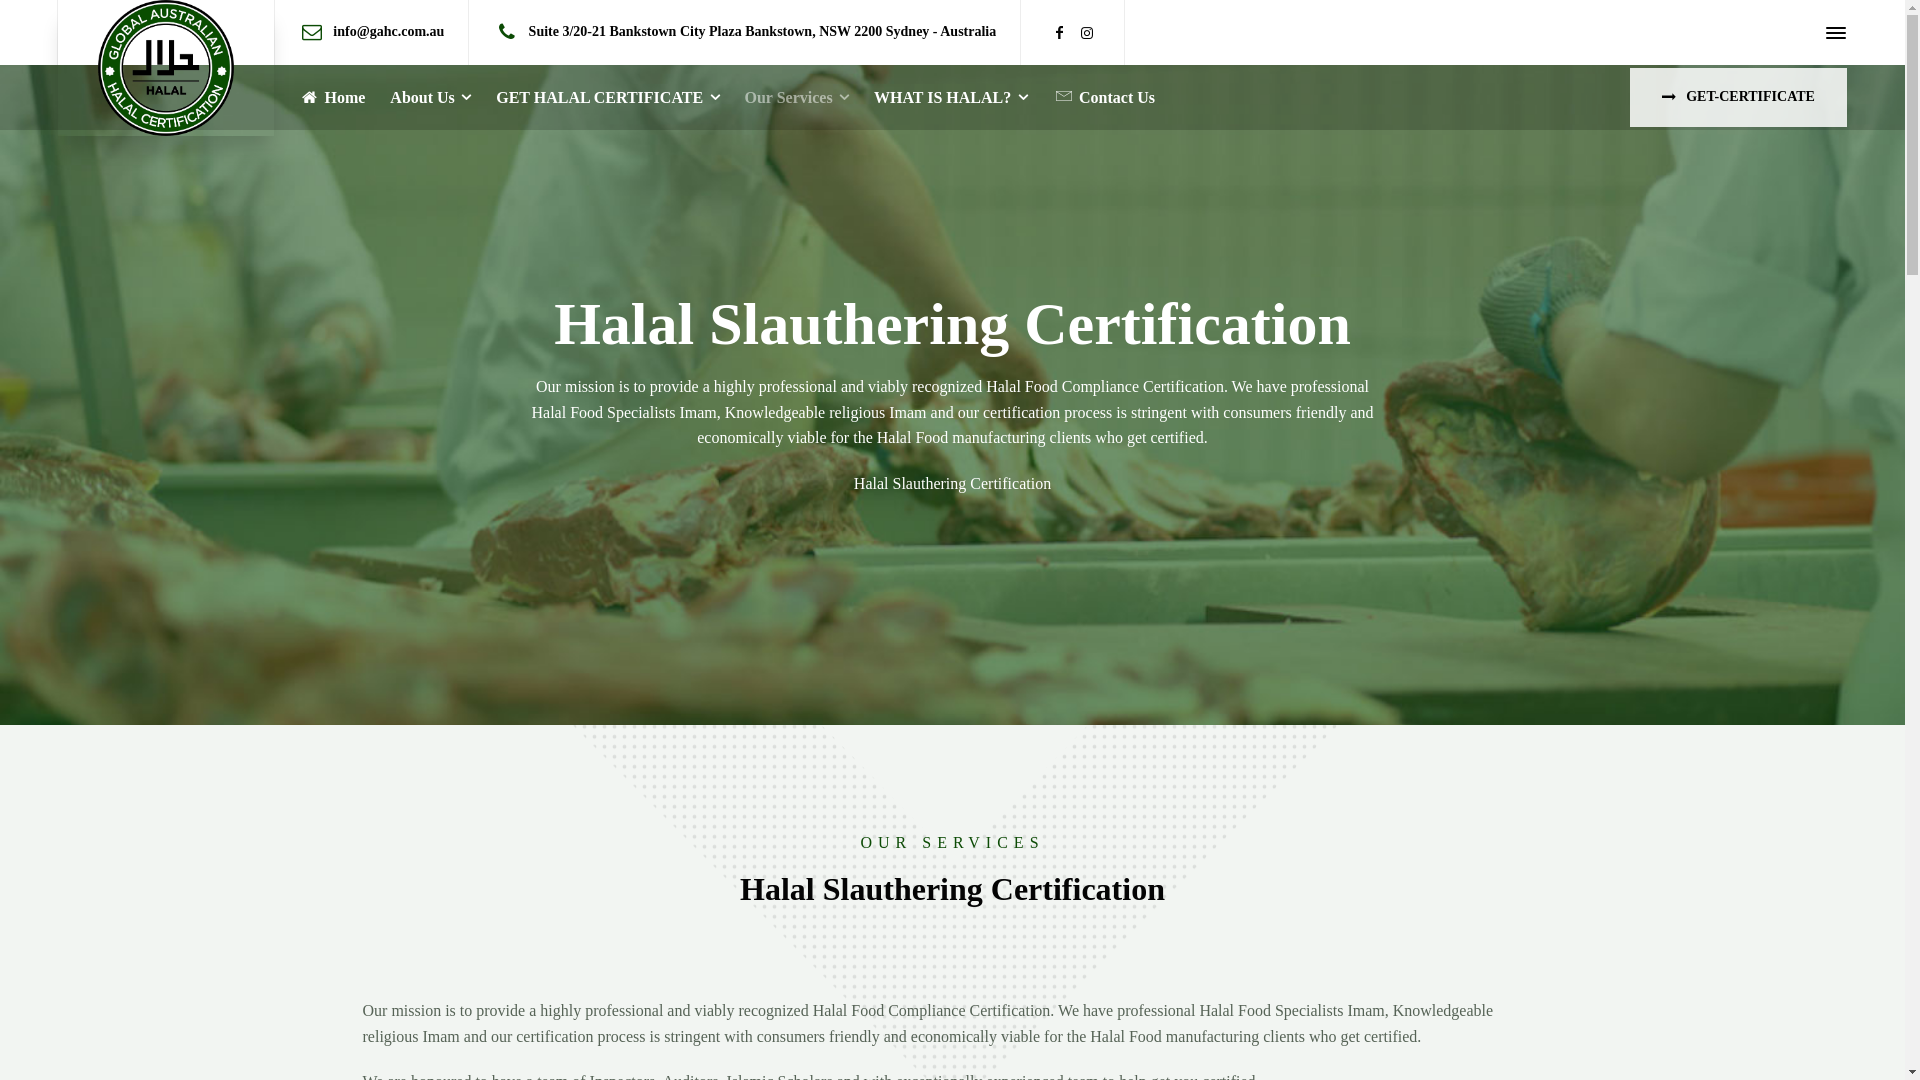 The height and width of the screenshot is (1080, 1920). What do you see at coordinates (1737, 97) in the screenshot?
I see `'GET-CERTIFICATE'` at bounding box center [1737, 97].